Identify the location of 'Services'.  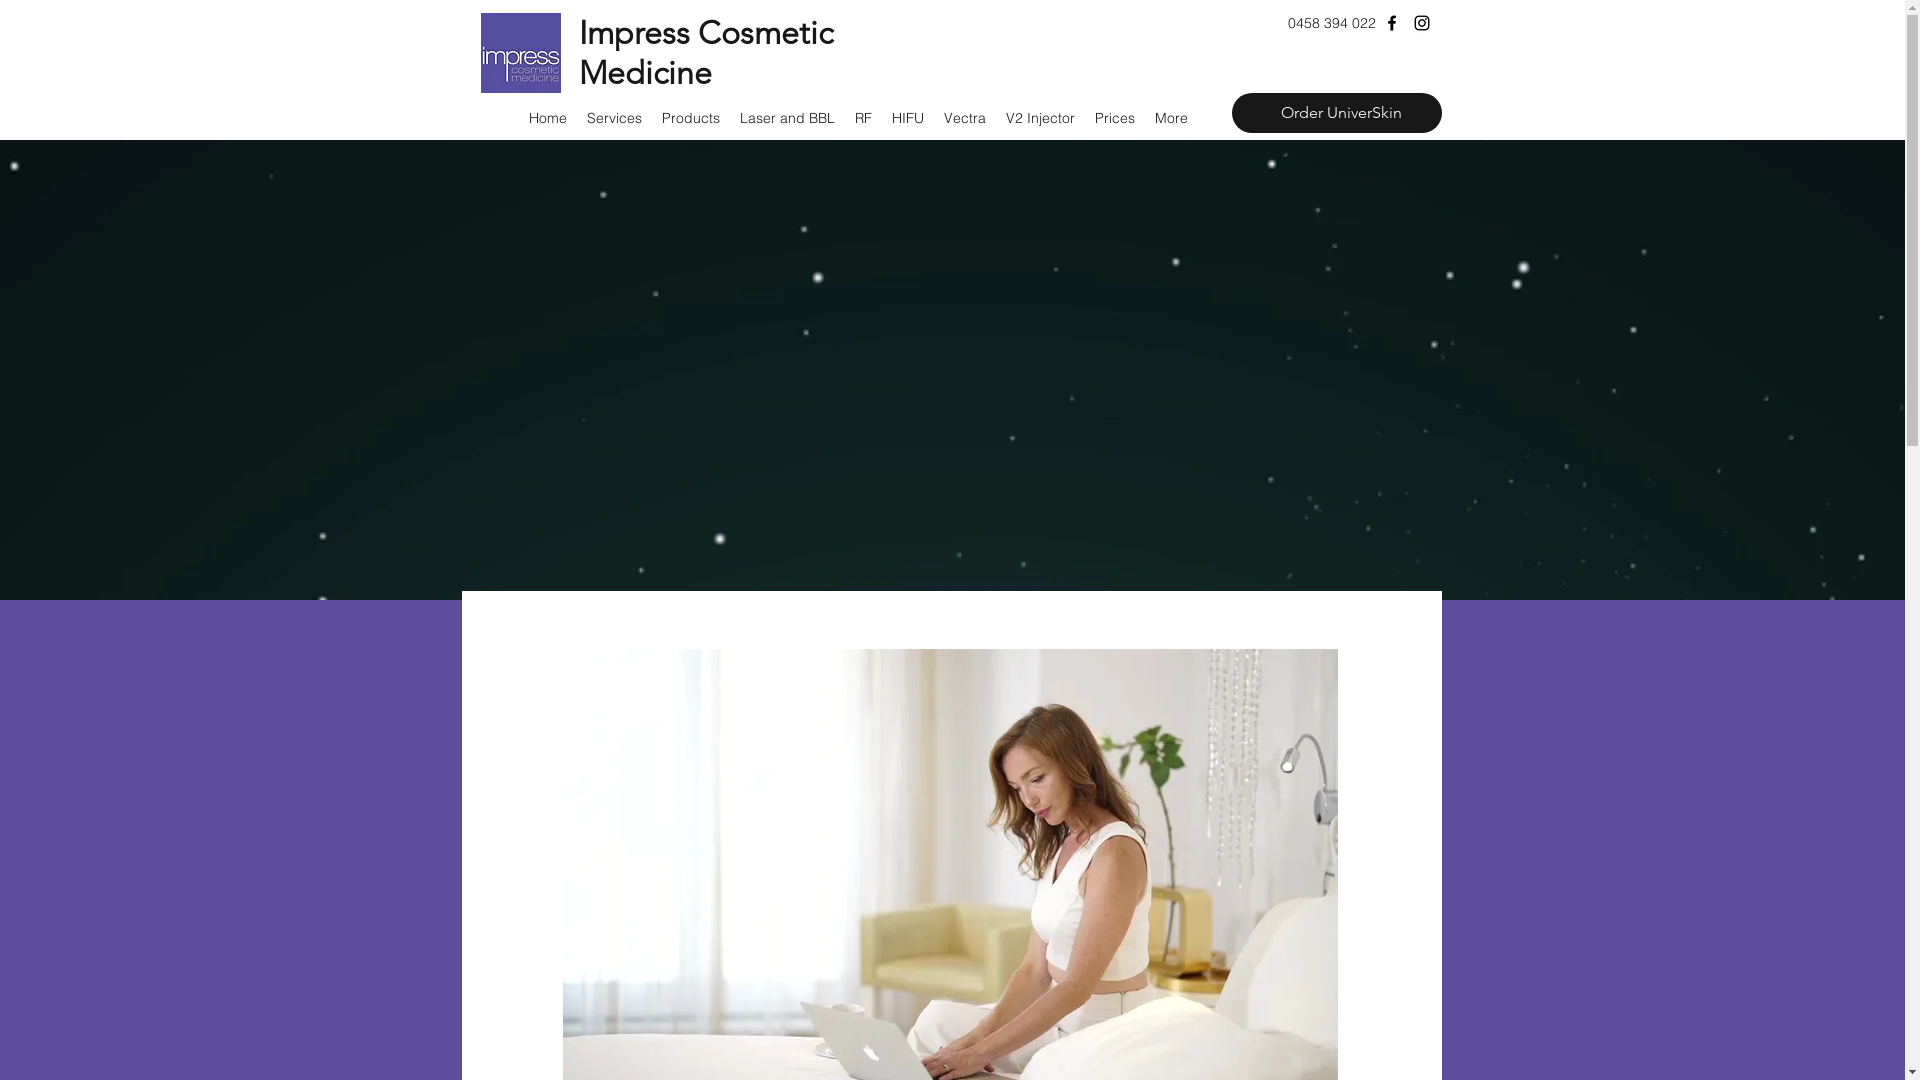
(612, 118).